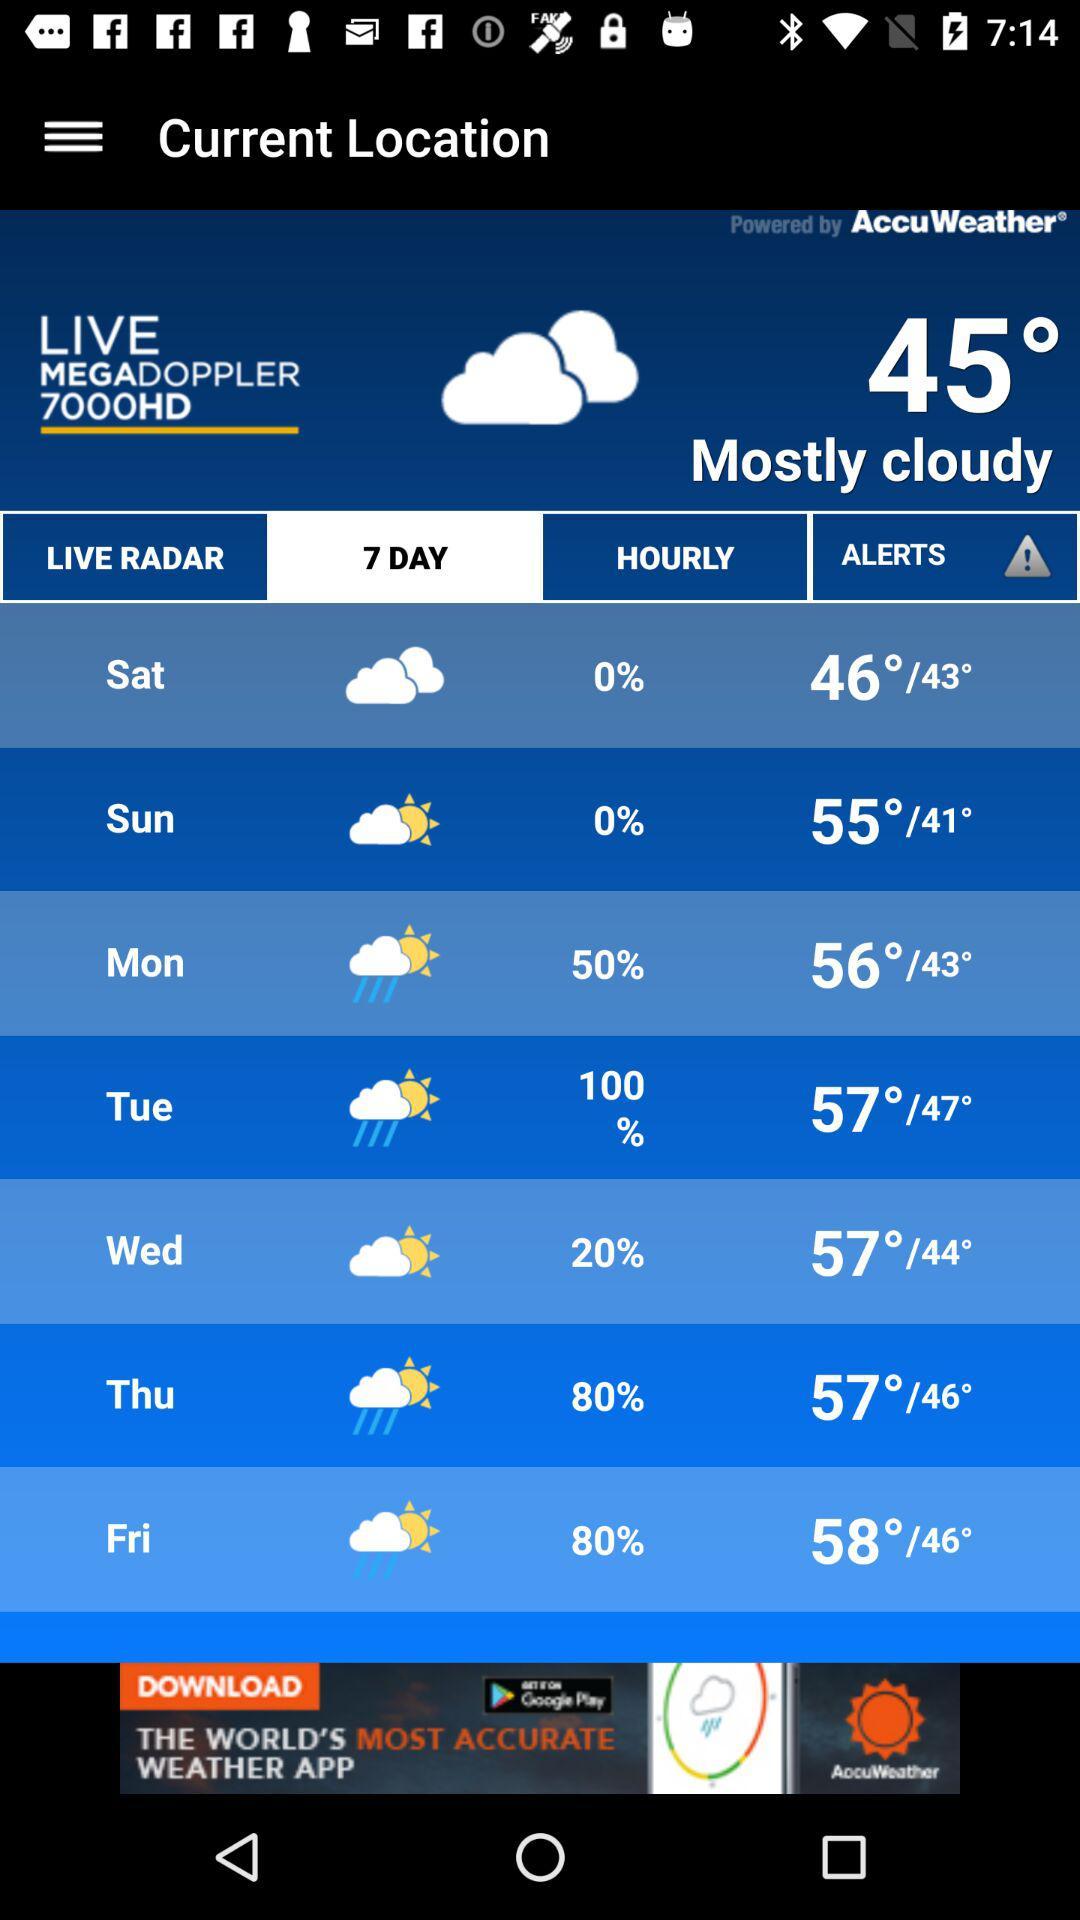 Image resolution: width=1080 pixels, height=1920 pixels. I want to click on the menu icon, so click(72, 135).